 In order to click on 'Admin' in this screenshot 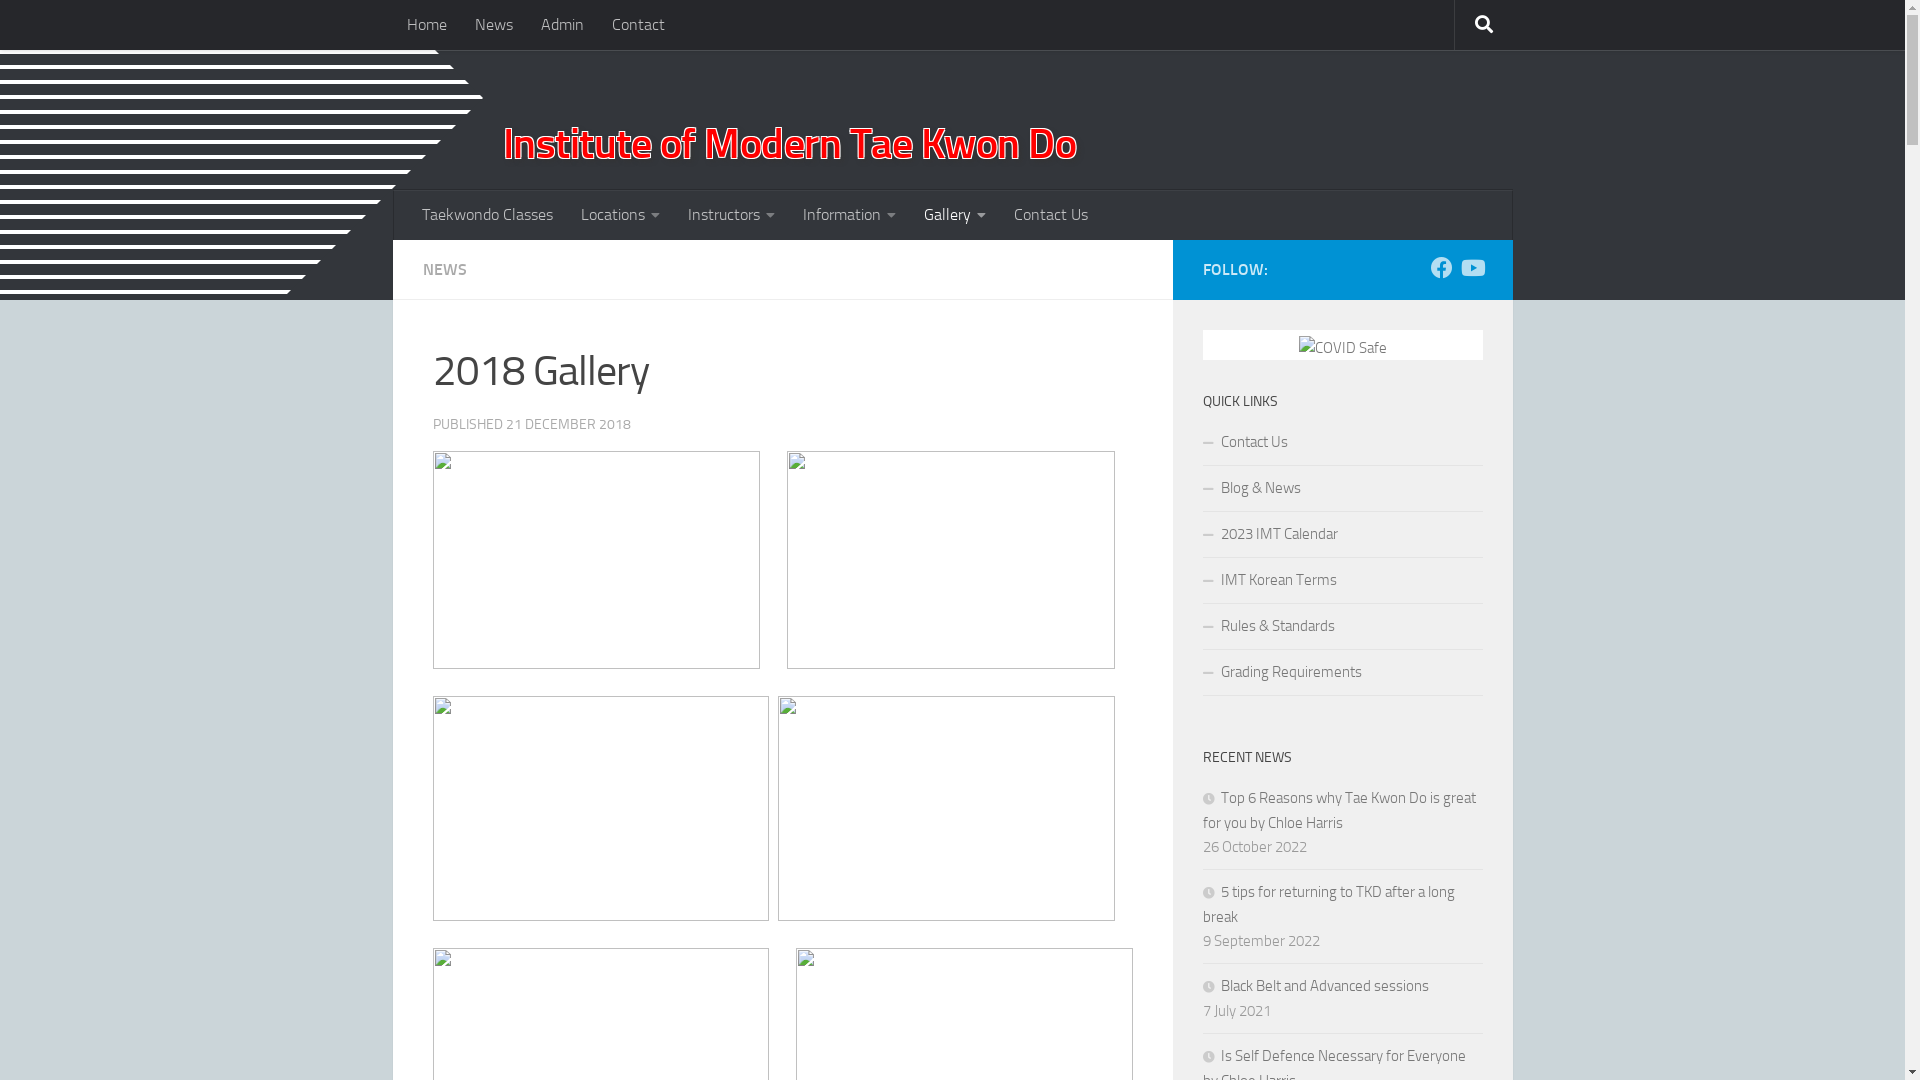, I will do `click(560, 24)`.